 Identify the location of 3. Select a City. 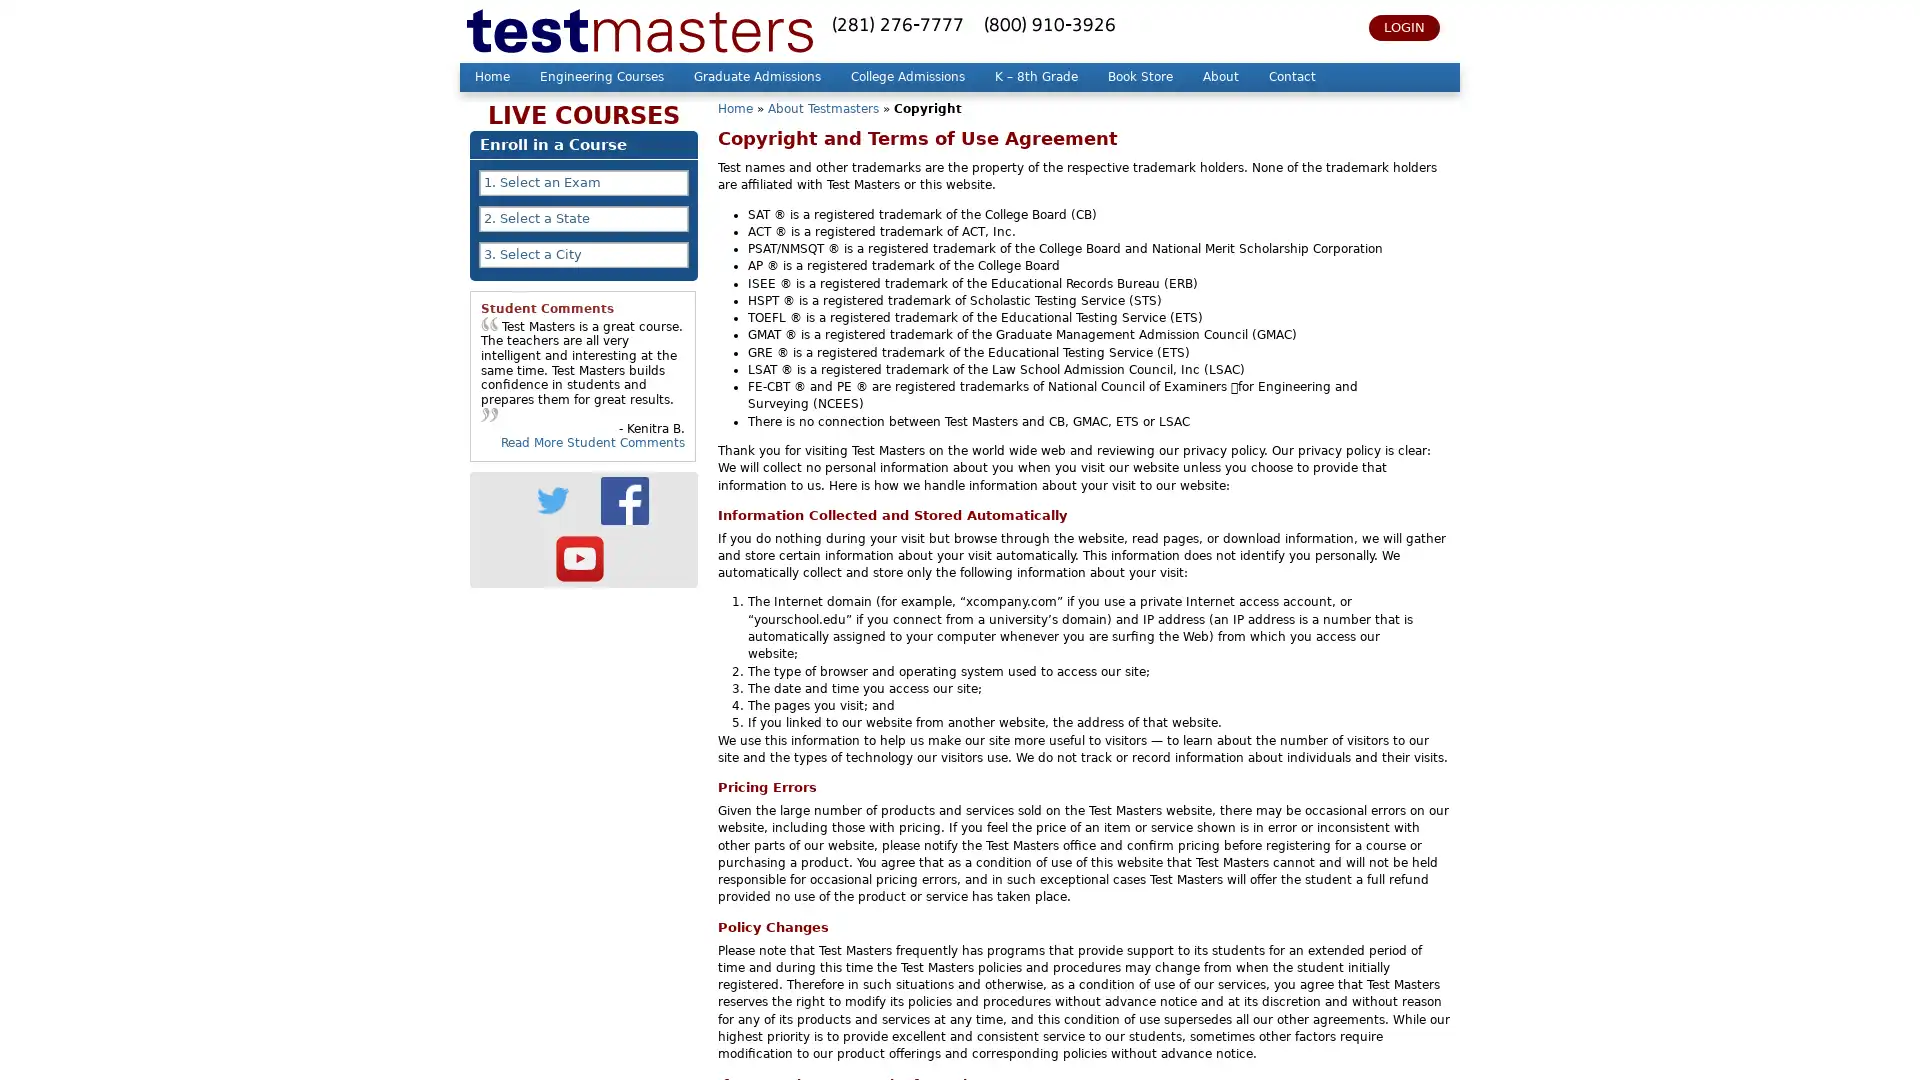
(583, 253).